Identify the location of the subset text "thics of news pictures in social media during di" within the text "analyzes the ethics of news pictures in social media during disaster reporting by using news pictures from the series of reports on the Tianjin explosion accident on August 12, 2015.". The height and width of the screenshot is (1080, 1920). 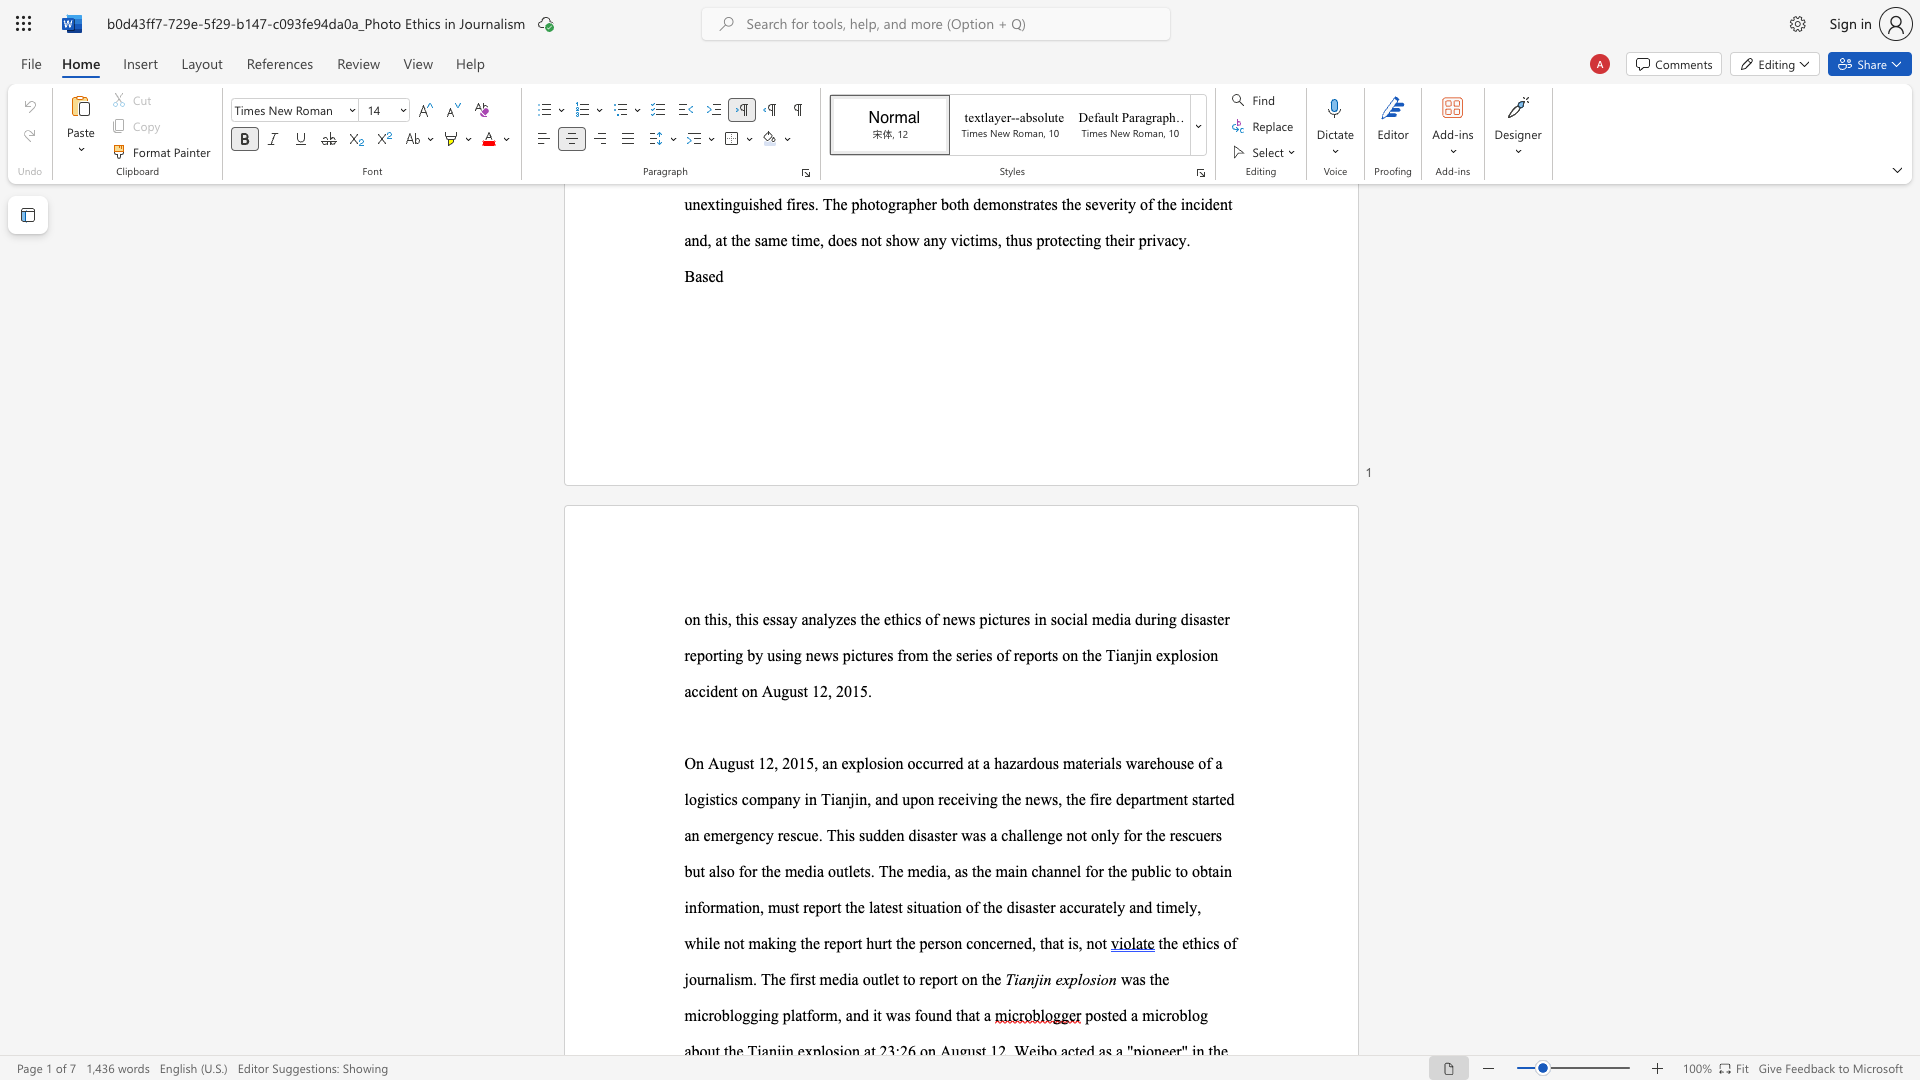
(890, 618).